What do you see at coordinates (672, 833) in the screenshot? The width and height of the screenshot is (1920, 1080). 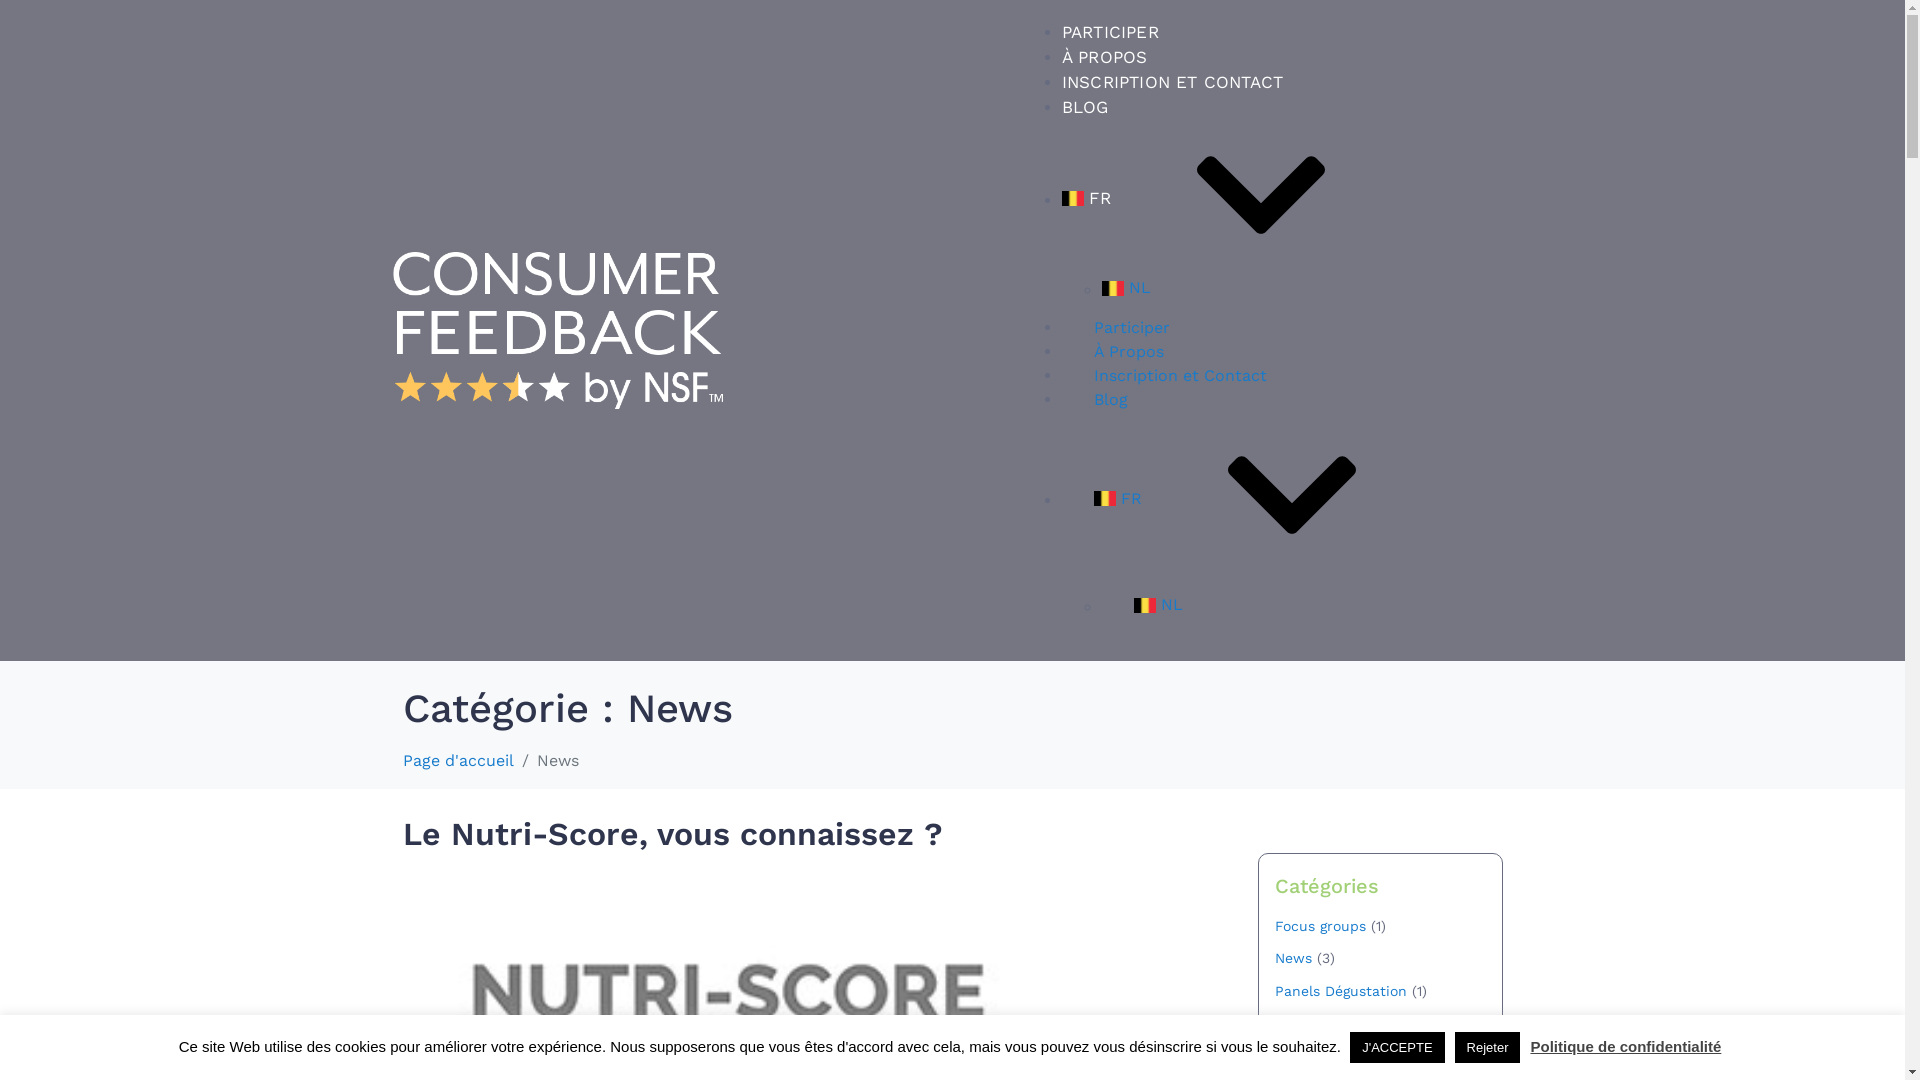 I see `'Le Nutri-Score, vous connaissez ?'` at bounding box center [672, 833].